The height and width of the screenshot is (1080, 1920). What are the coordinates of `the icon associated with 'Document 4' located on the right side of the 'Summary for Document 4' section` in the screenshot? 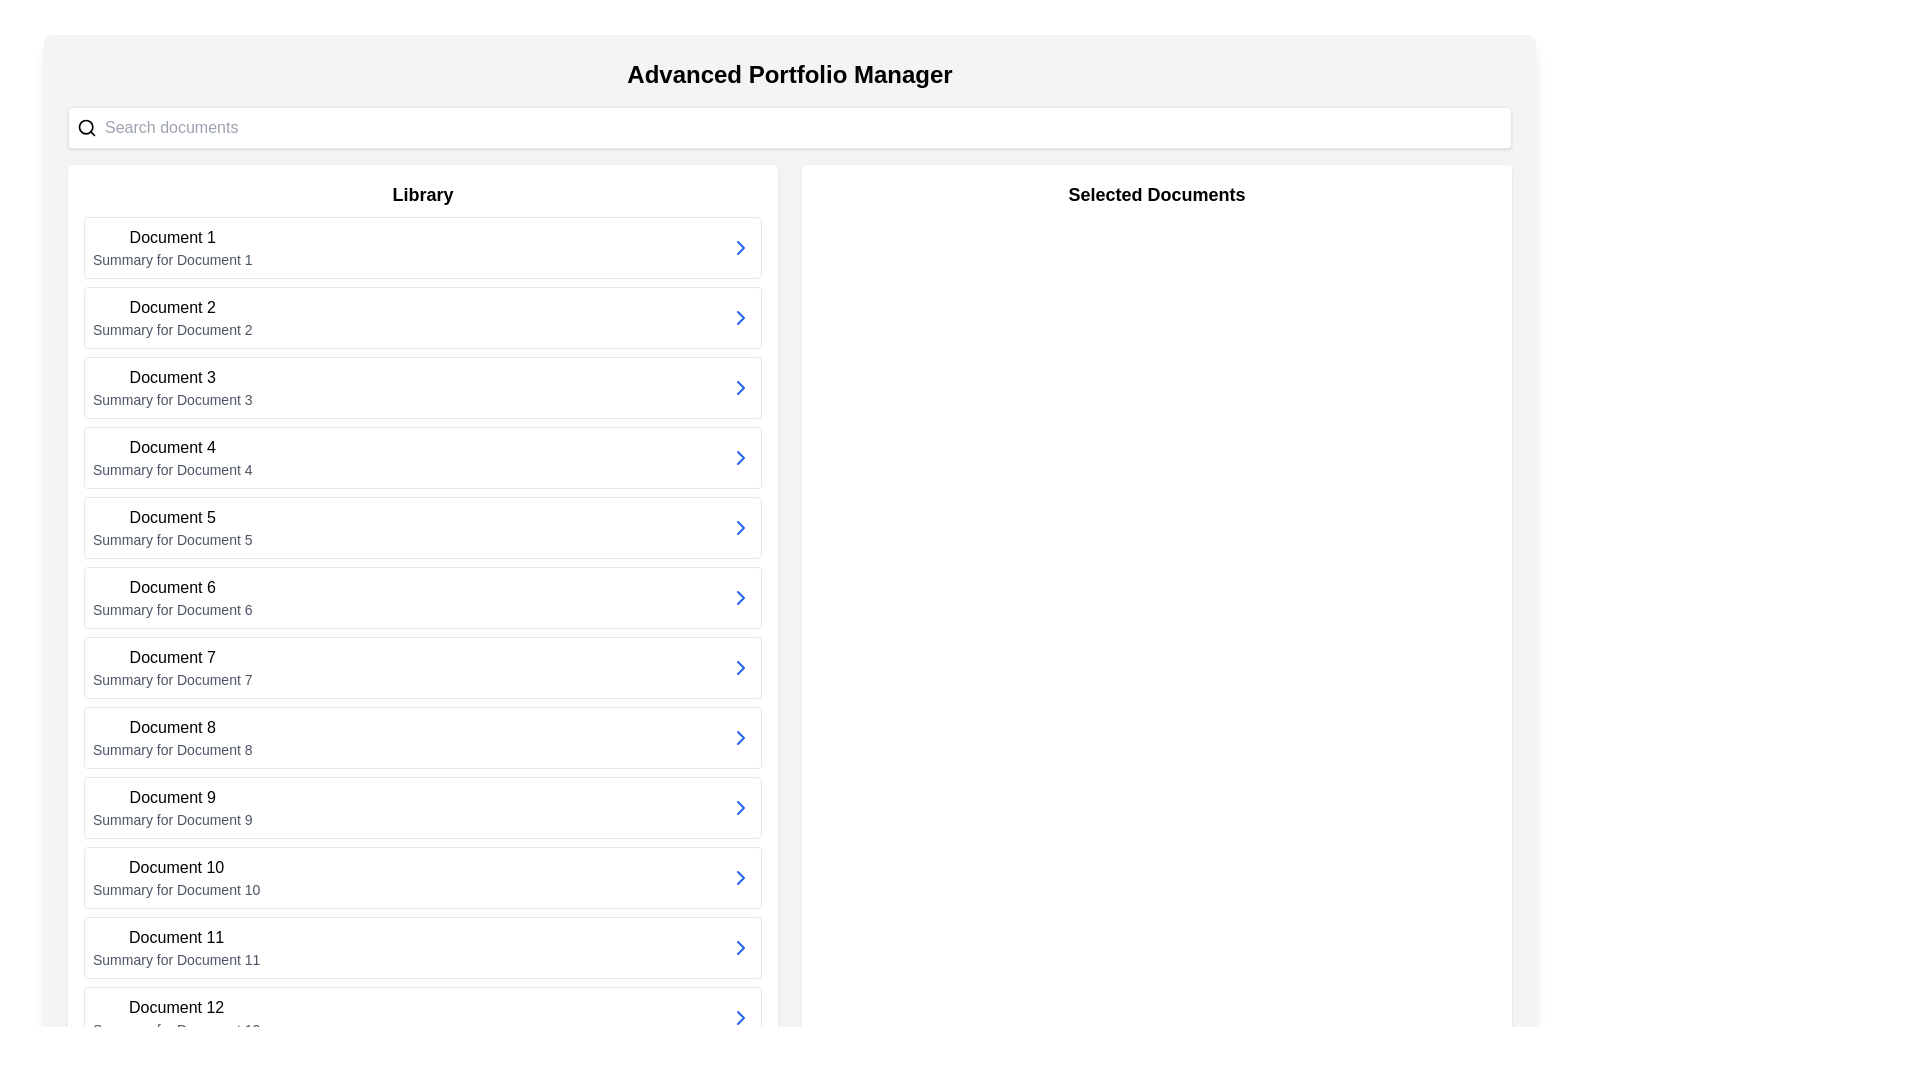 It's located at (739, 458).